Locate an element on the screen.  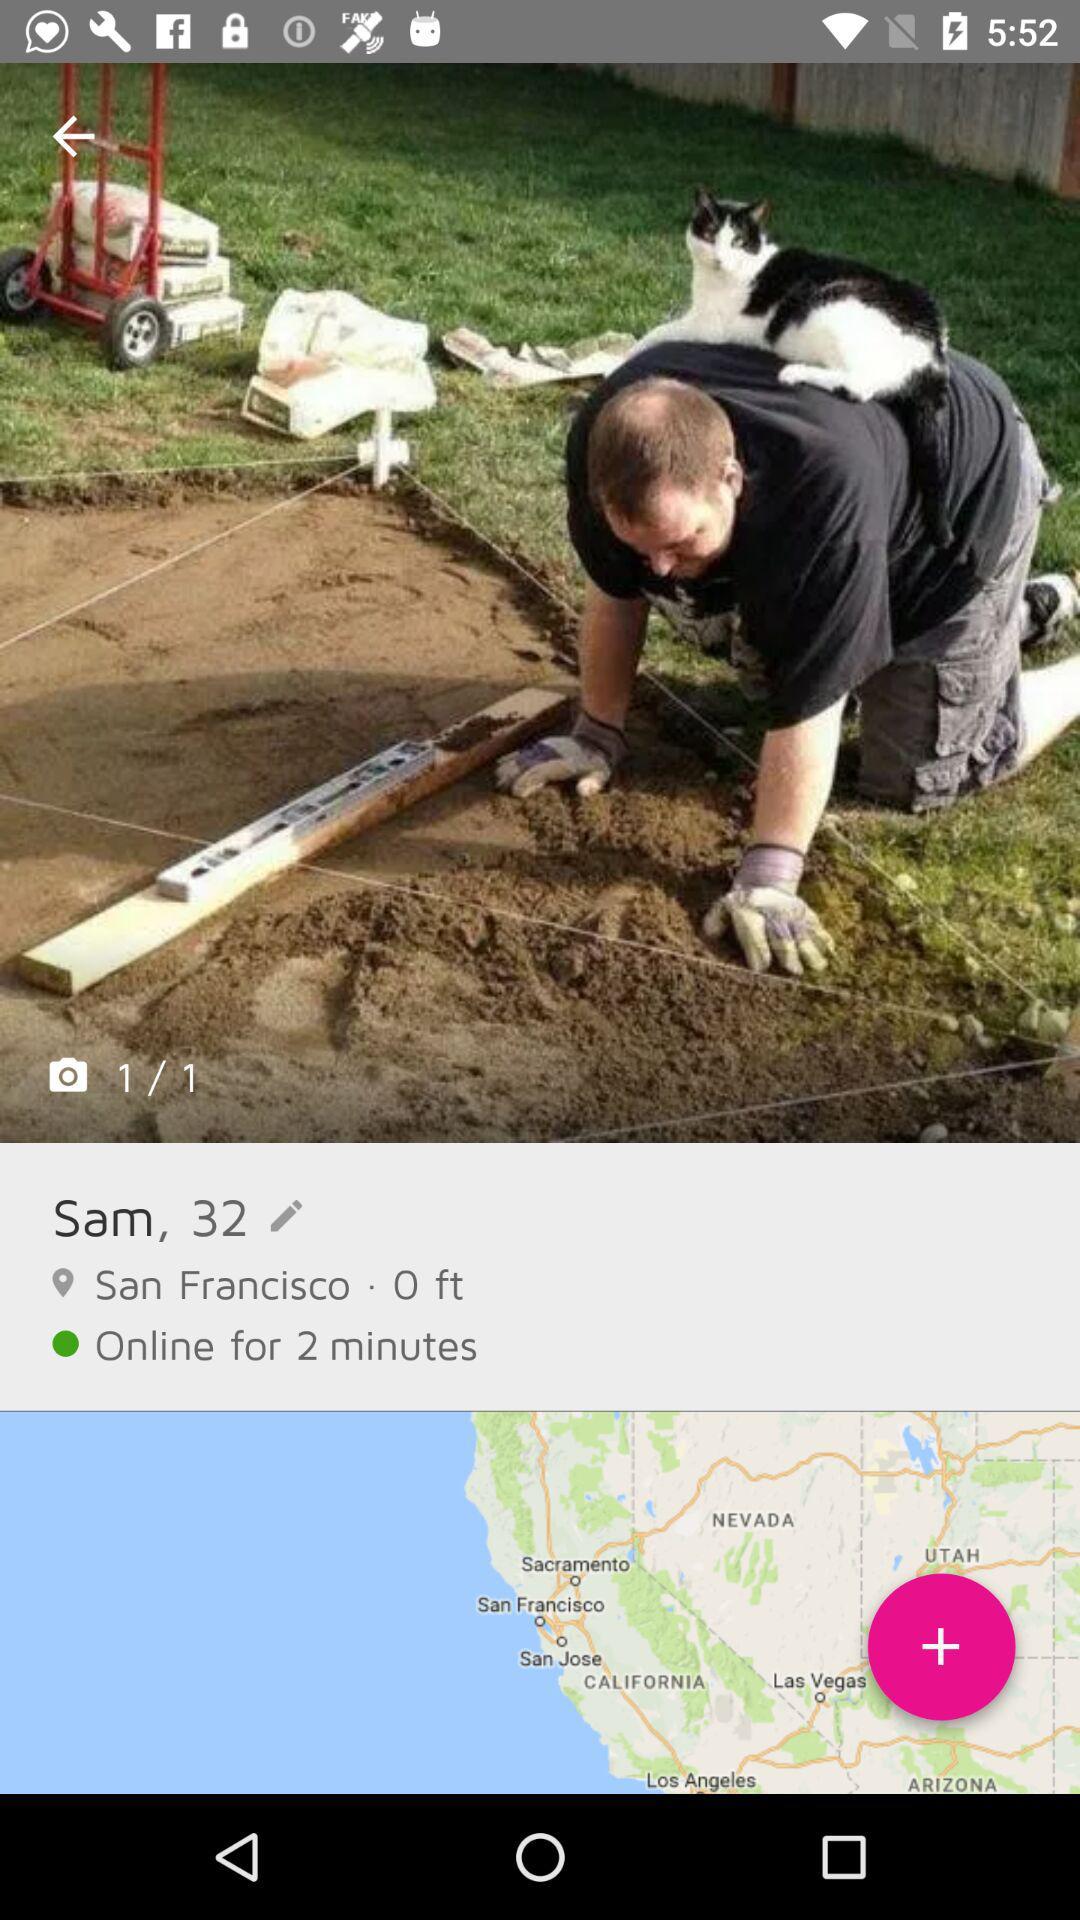
photo box is located at coordinates (540, 602).